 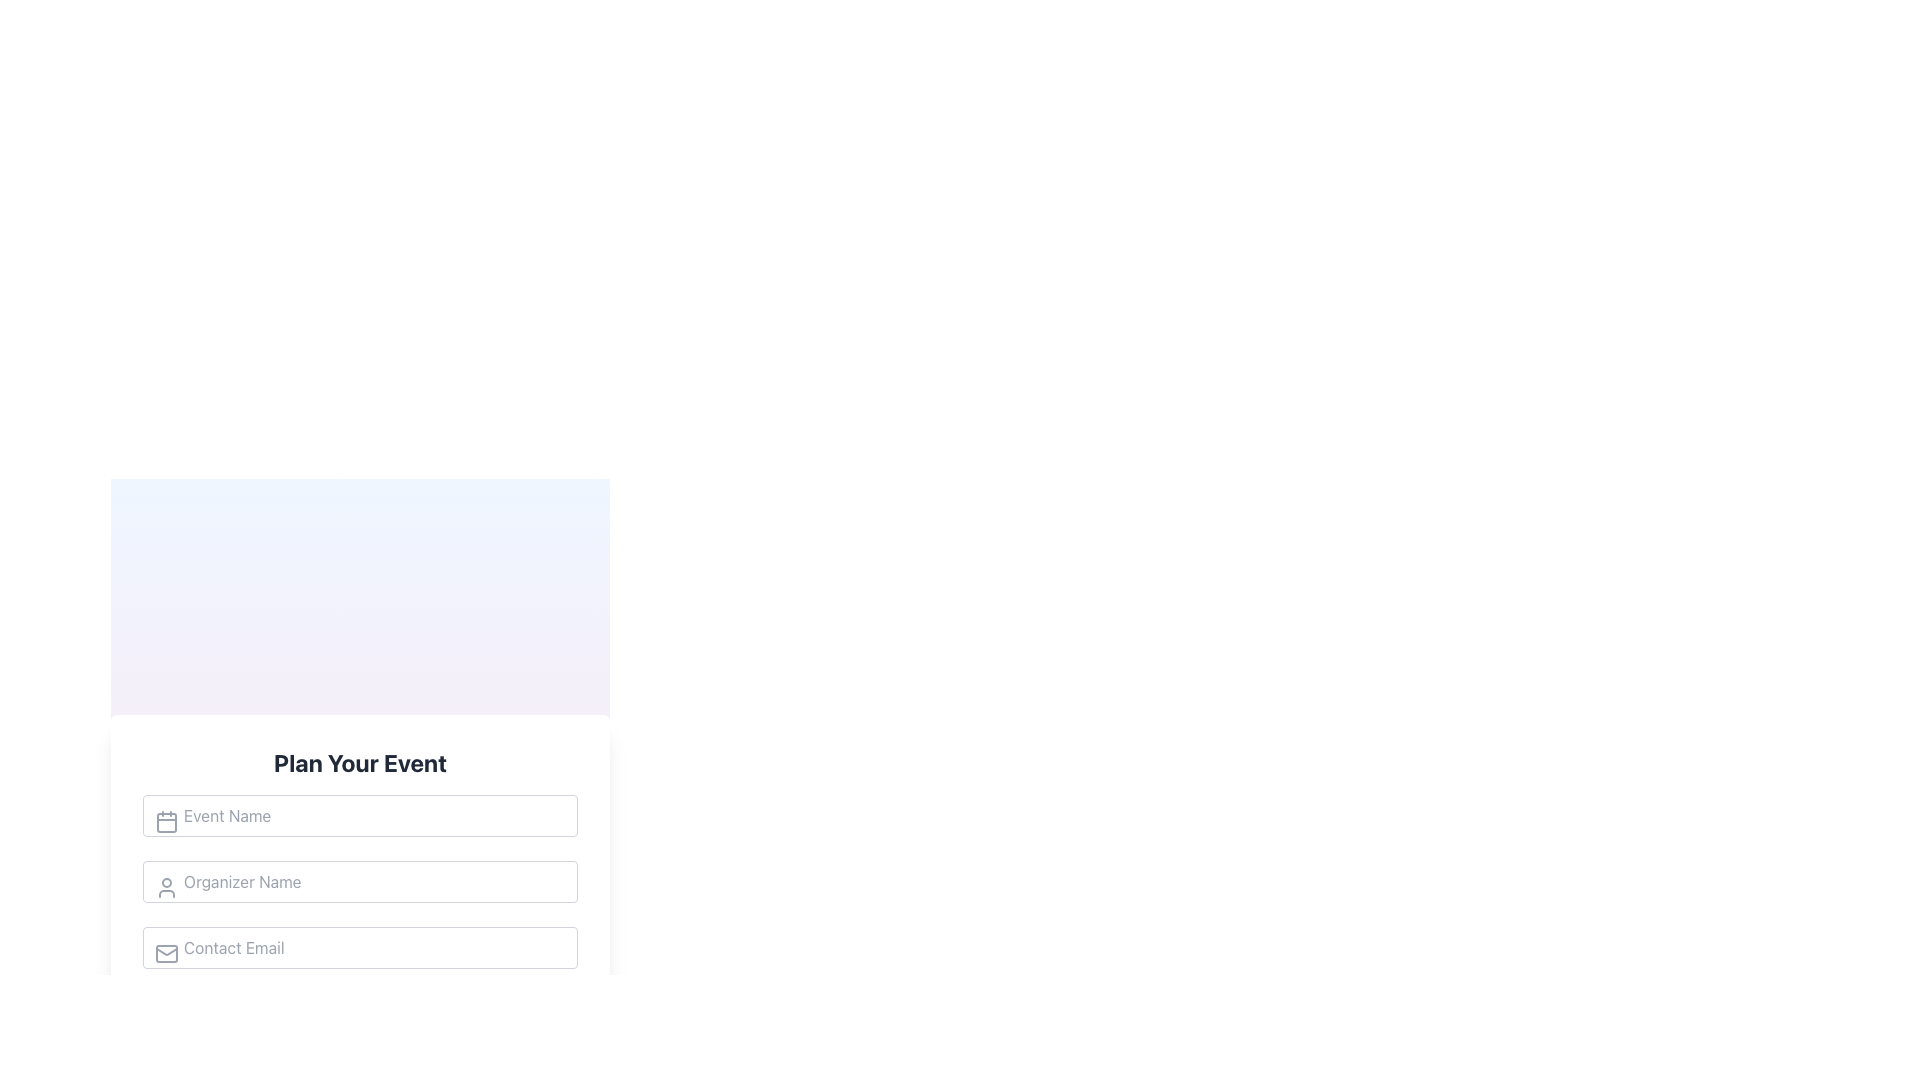 I want to click on the decorative icon indicating the function of the input field for 'Contact Email' in the 'Plan Your Event' section, so click(x=167, y=952).